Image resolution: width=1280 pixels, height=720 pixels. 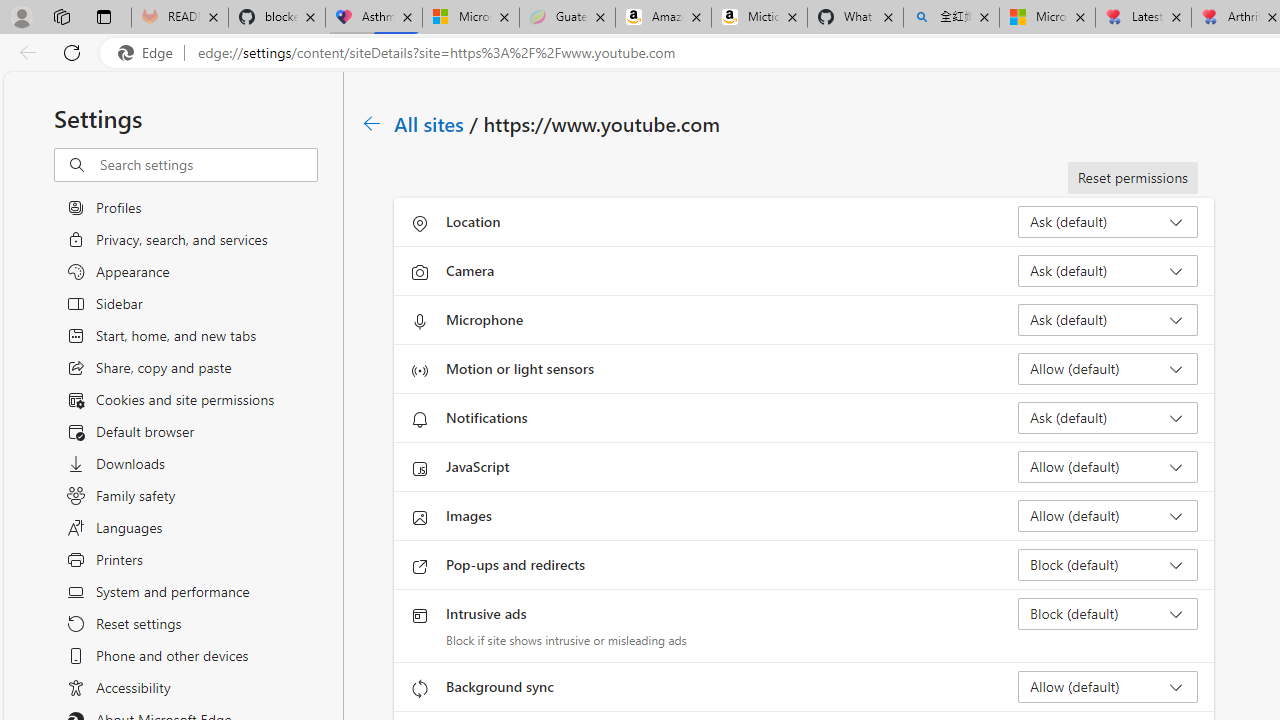 I want to click on 'Motion or light sensors Allow (default)', so click(x=1106, y=368).